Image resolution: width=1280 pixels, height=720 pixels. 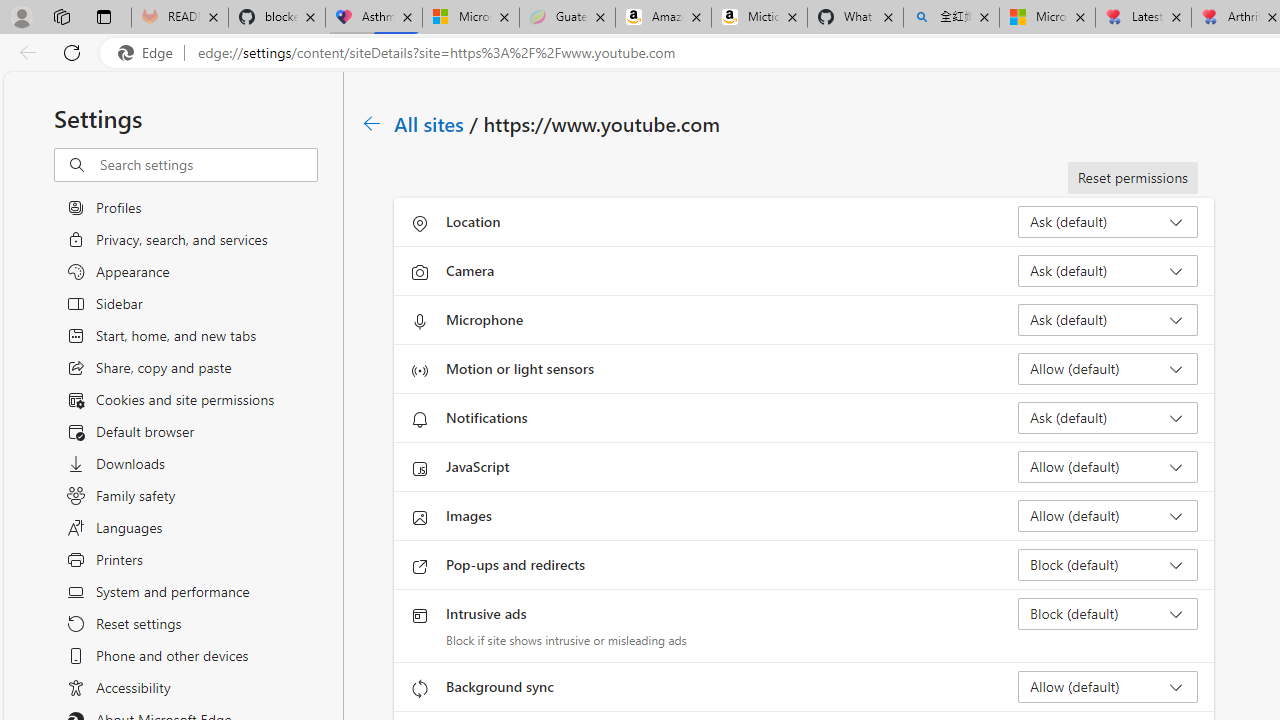 I want to click on 'Motion or light sensors Allow (default)', so click(x=1106, y=368).